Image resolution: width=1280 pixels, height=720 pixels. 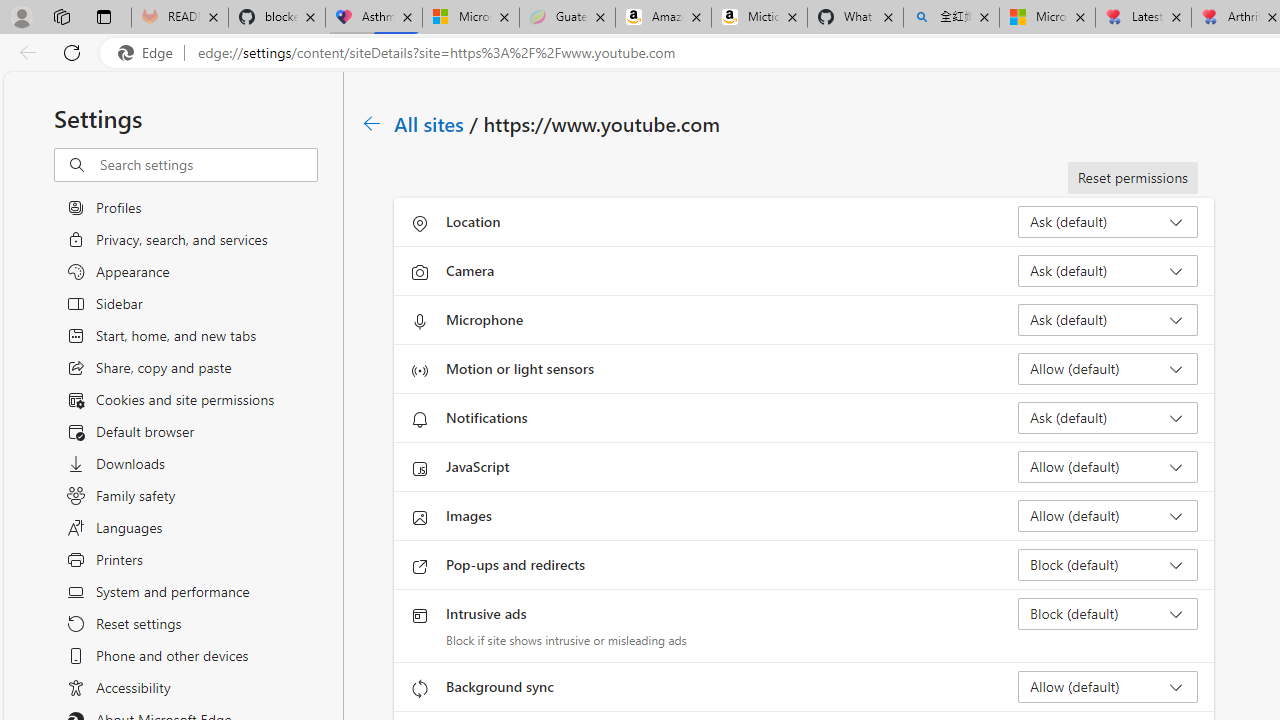 I want to click on 'Motion or light sensors Allow (default)', so click(x=1106, y=368).